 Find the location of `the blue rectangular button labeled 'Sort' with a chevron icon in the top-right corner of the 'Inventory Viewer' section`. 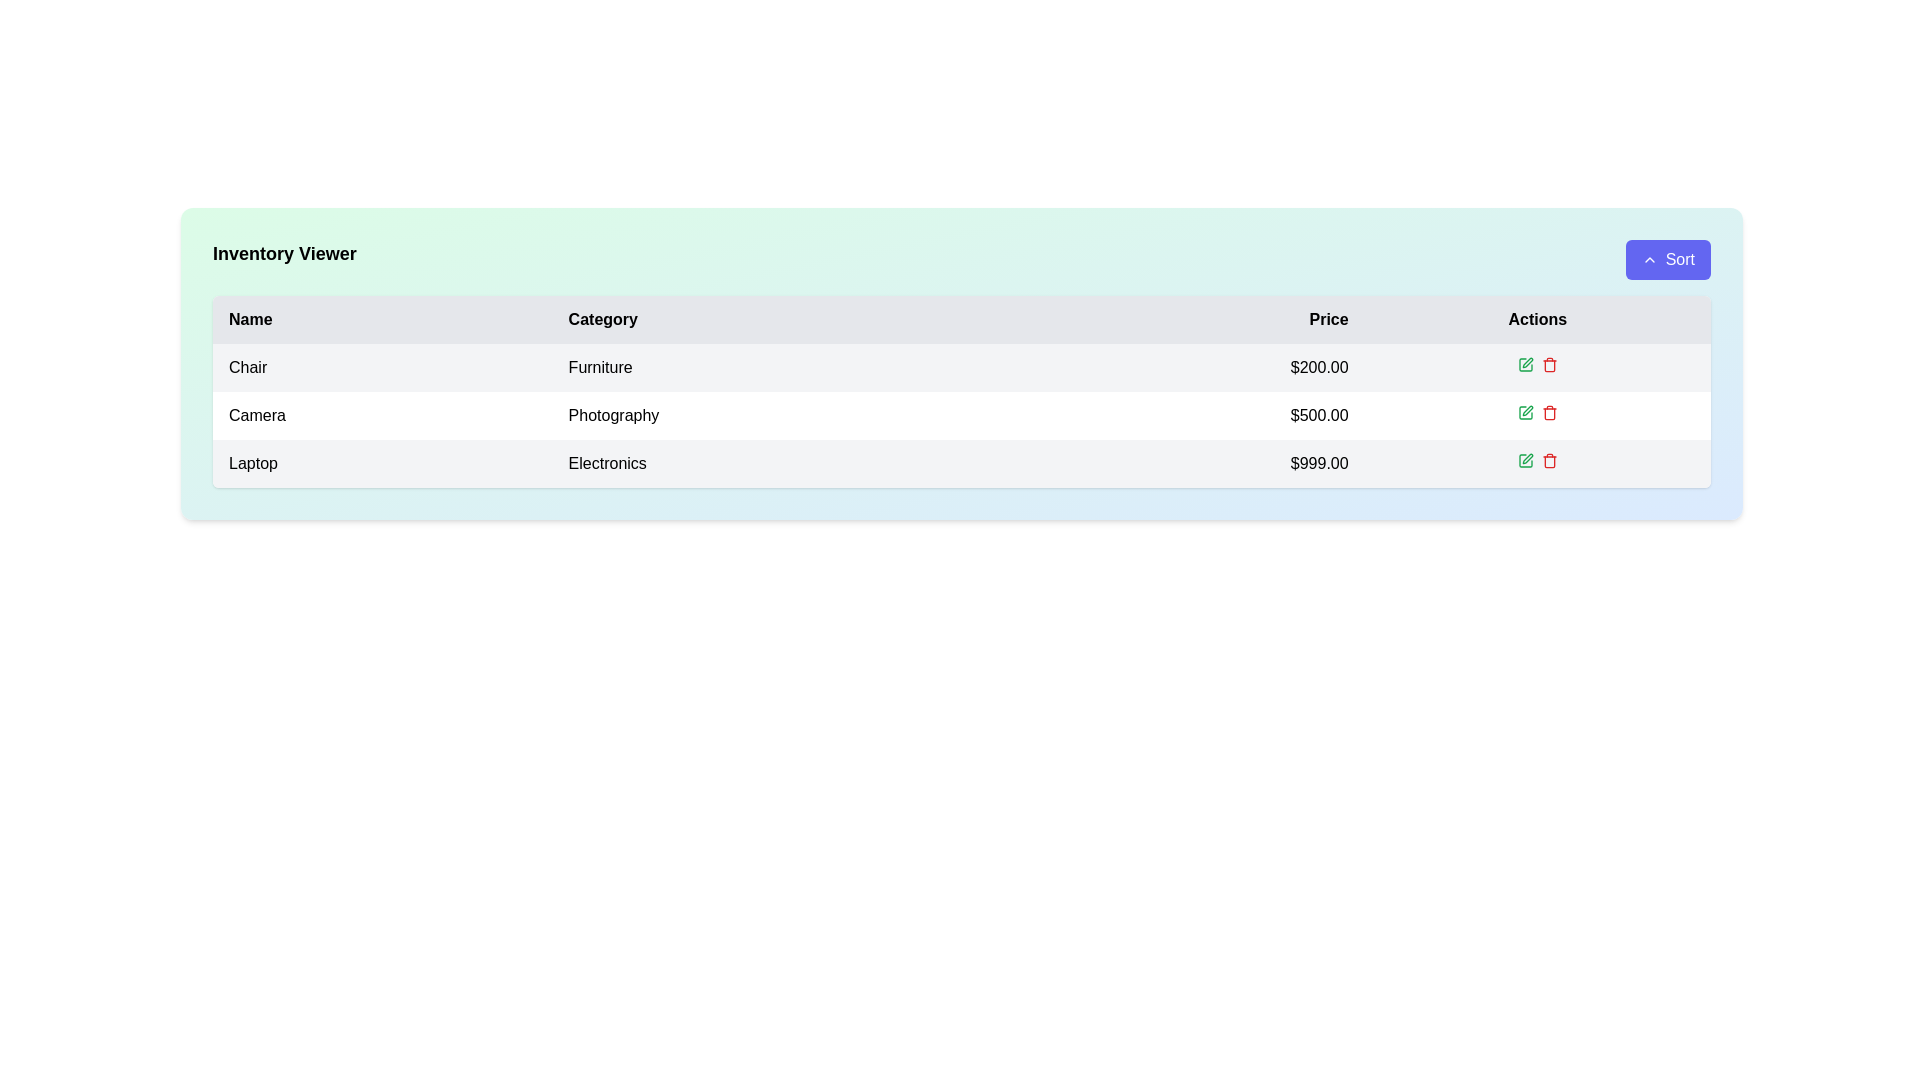

the blue rectangular button labeled 'Sort' with a chevron icon in the top-right corner of the 'Inventory Viewer' section is located at coordinates (1668, 258).